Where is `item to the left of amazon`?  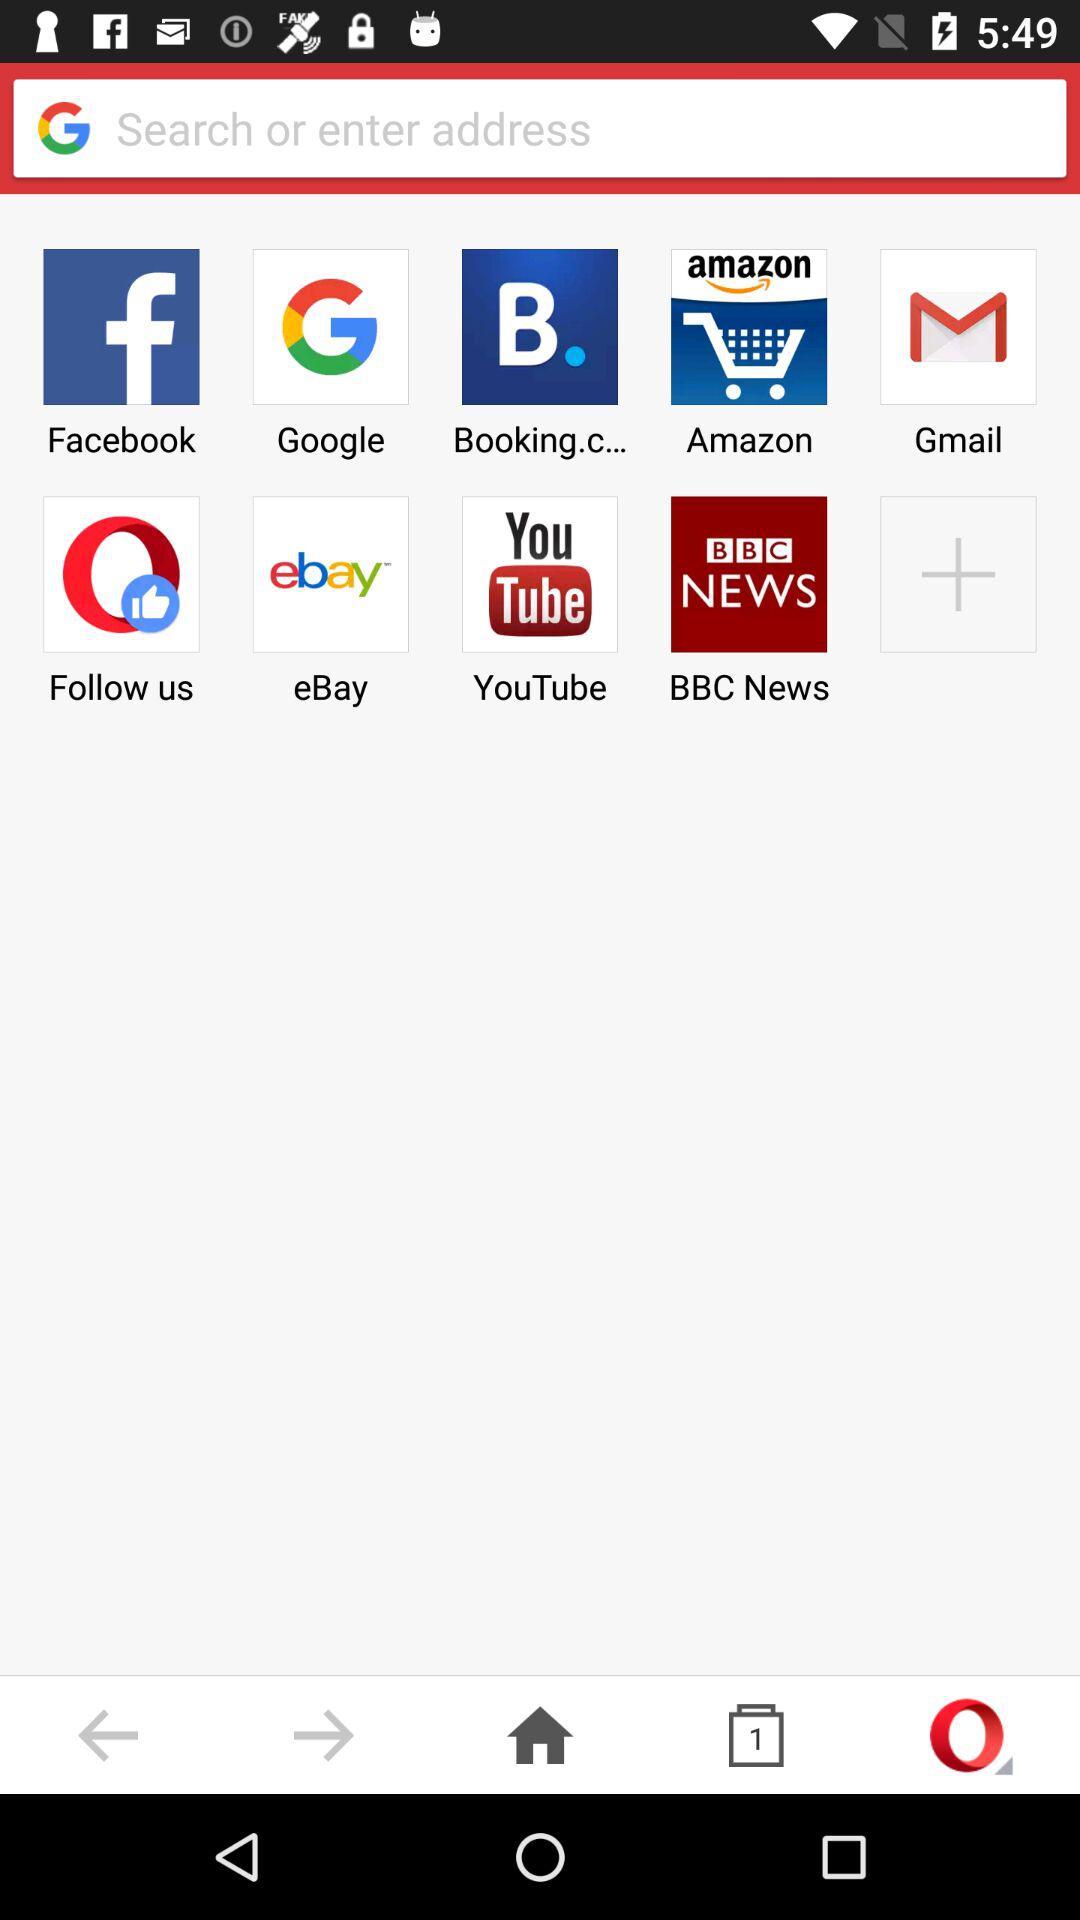 item to the left of amazon is located at coordinates (540, 346).